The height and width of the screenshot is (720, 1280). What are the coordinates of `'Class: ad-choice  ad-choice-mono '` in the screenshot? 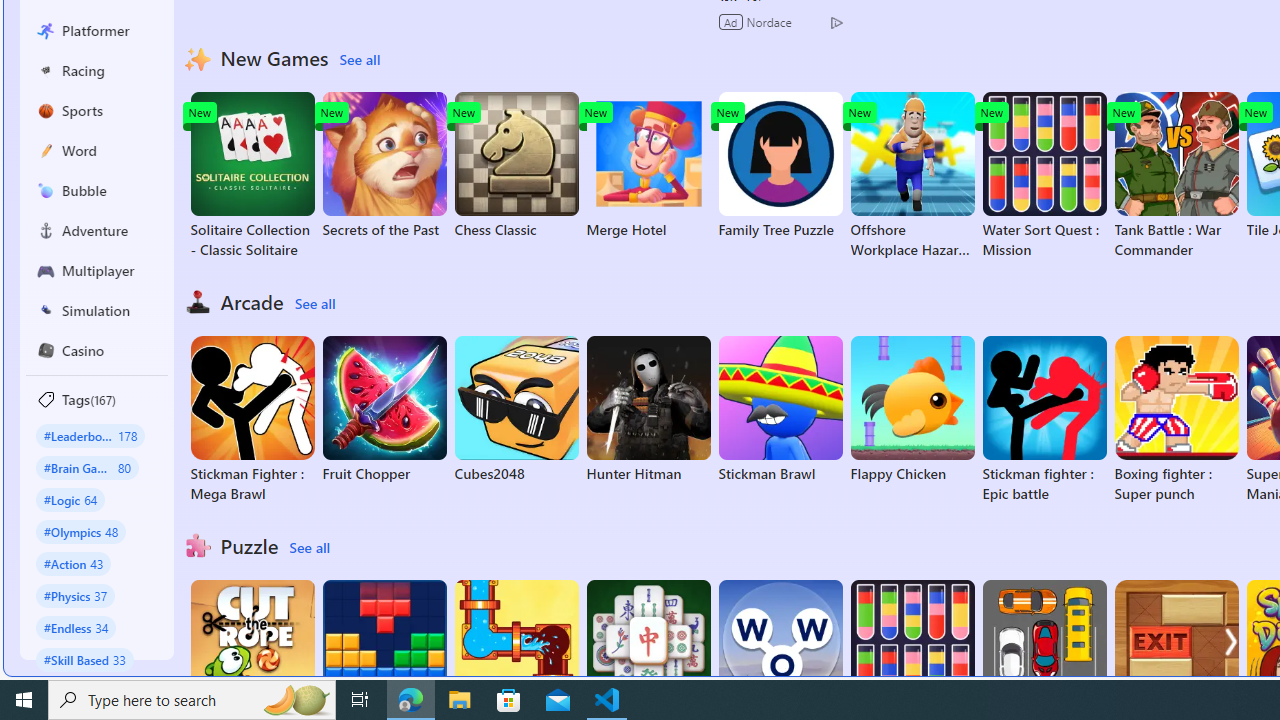 It's located at (836, 21).